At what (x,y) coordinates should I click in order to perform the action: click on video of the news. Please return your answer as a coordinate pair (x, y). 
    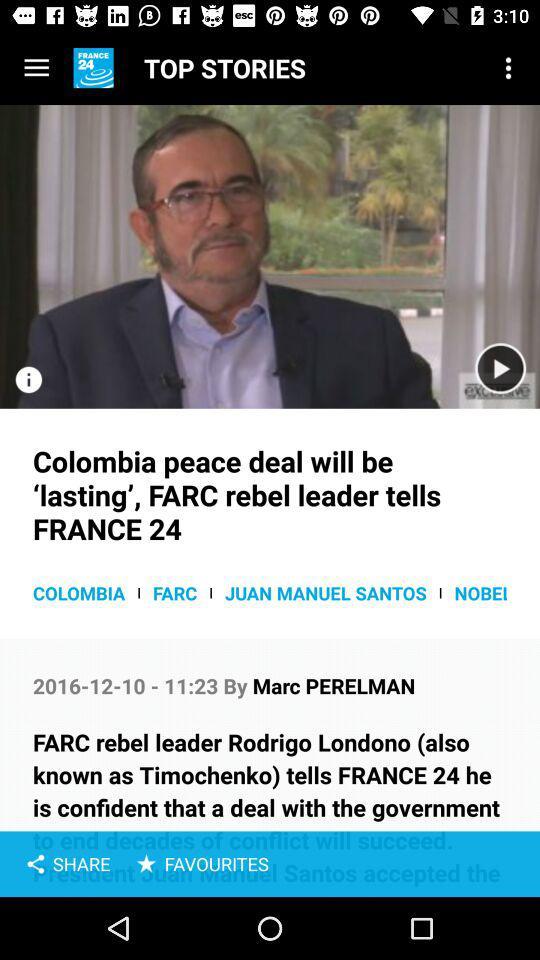
    Looking at the image, I should click on (499, 368).